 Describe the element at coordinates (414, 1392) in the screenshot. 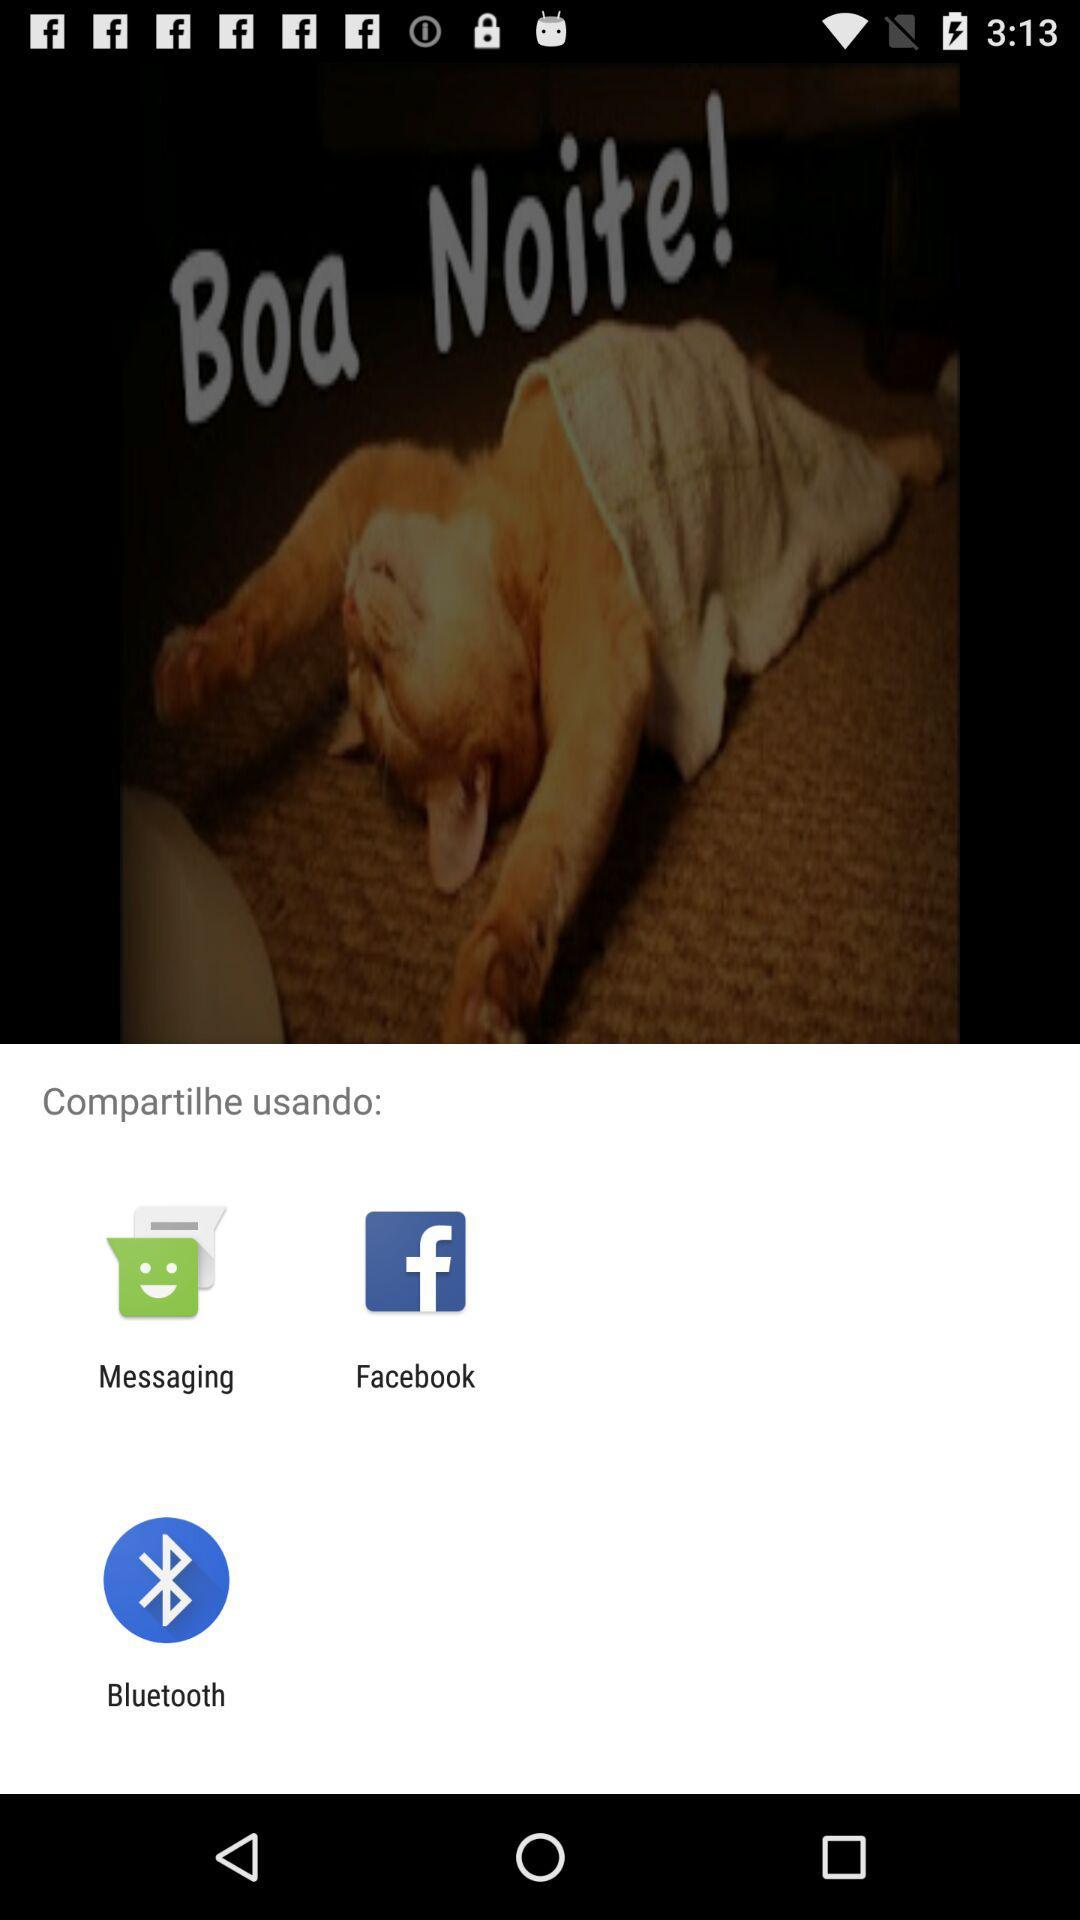

I see `facebook at the bottom` at that location.